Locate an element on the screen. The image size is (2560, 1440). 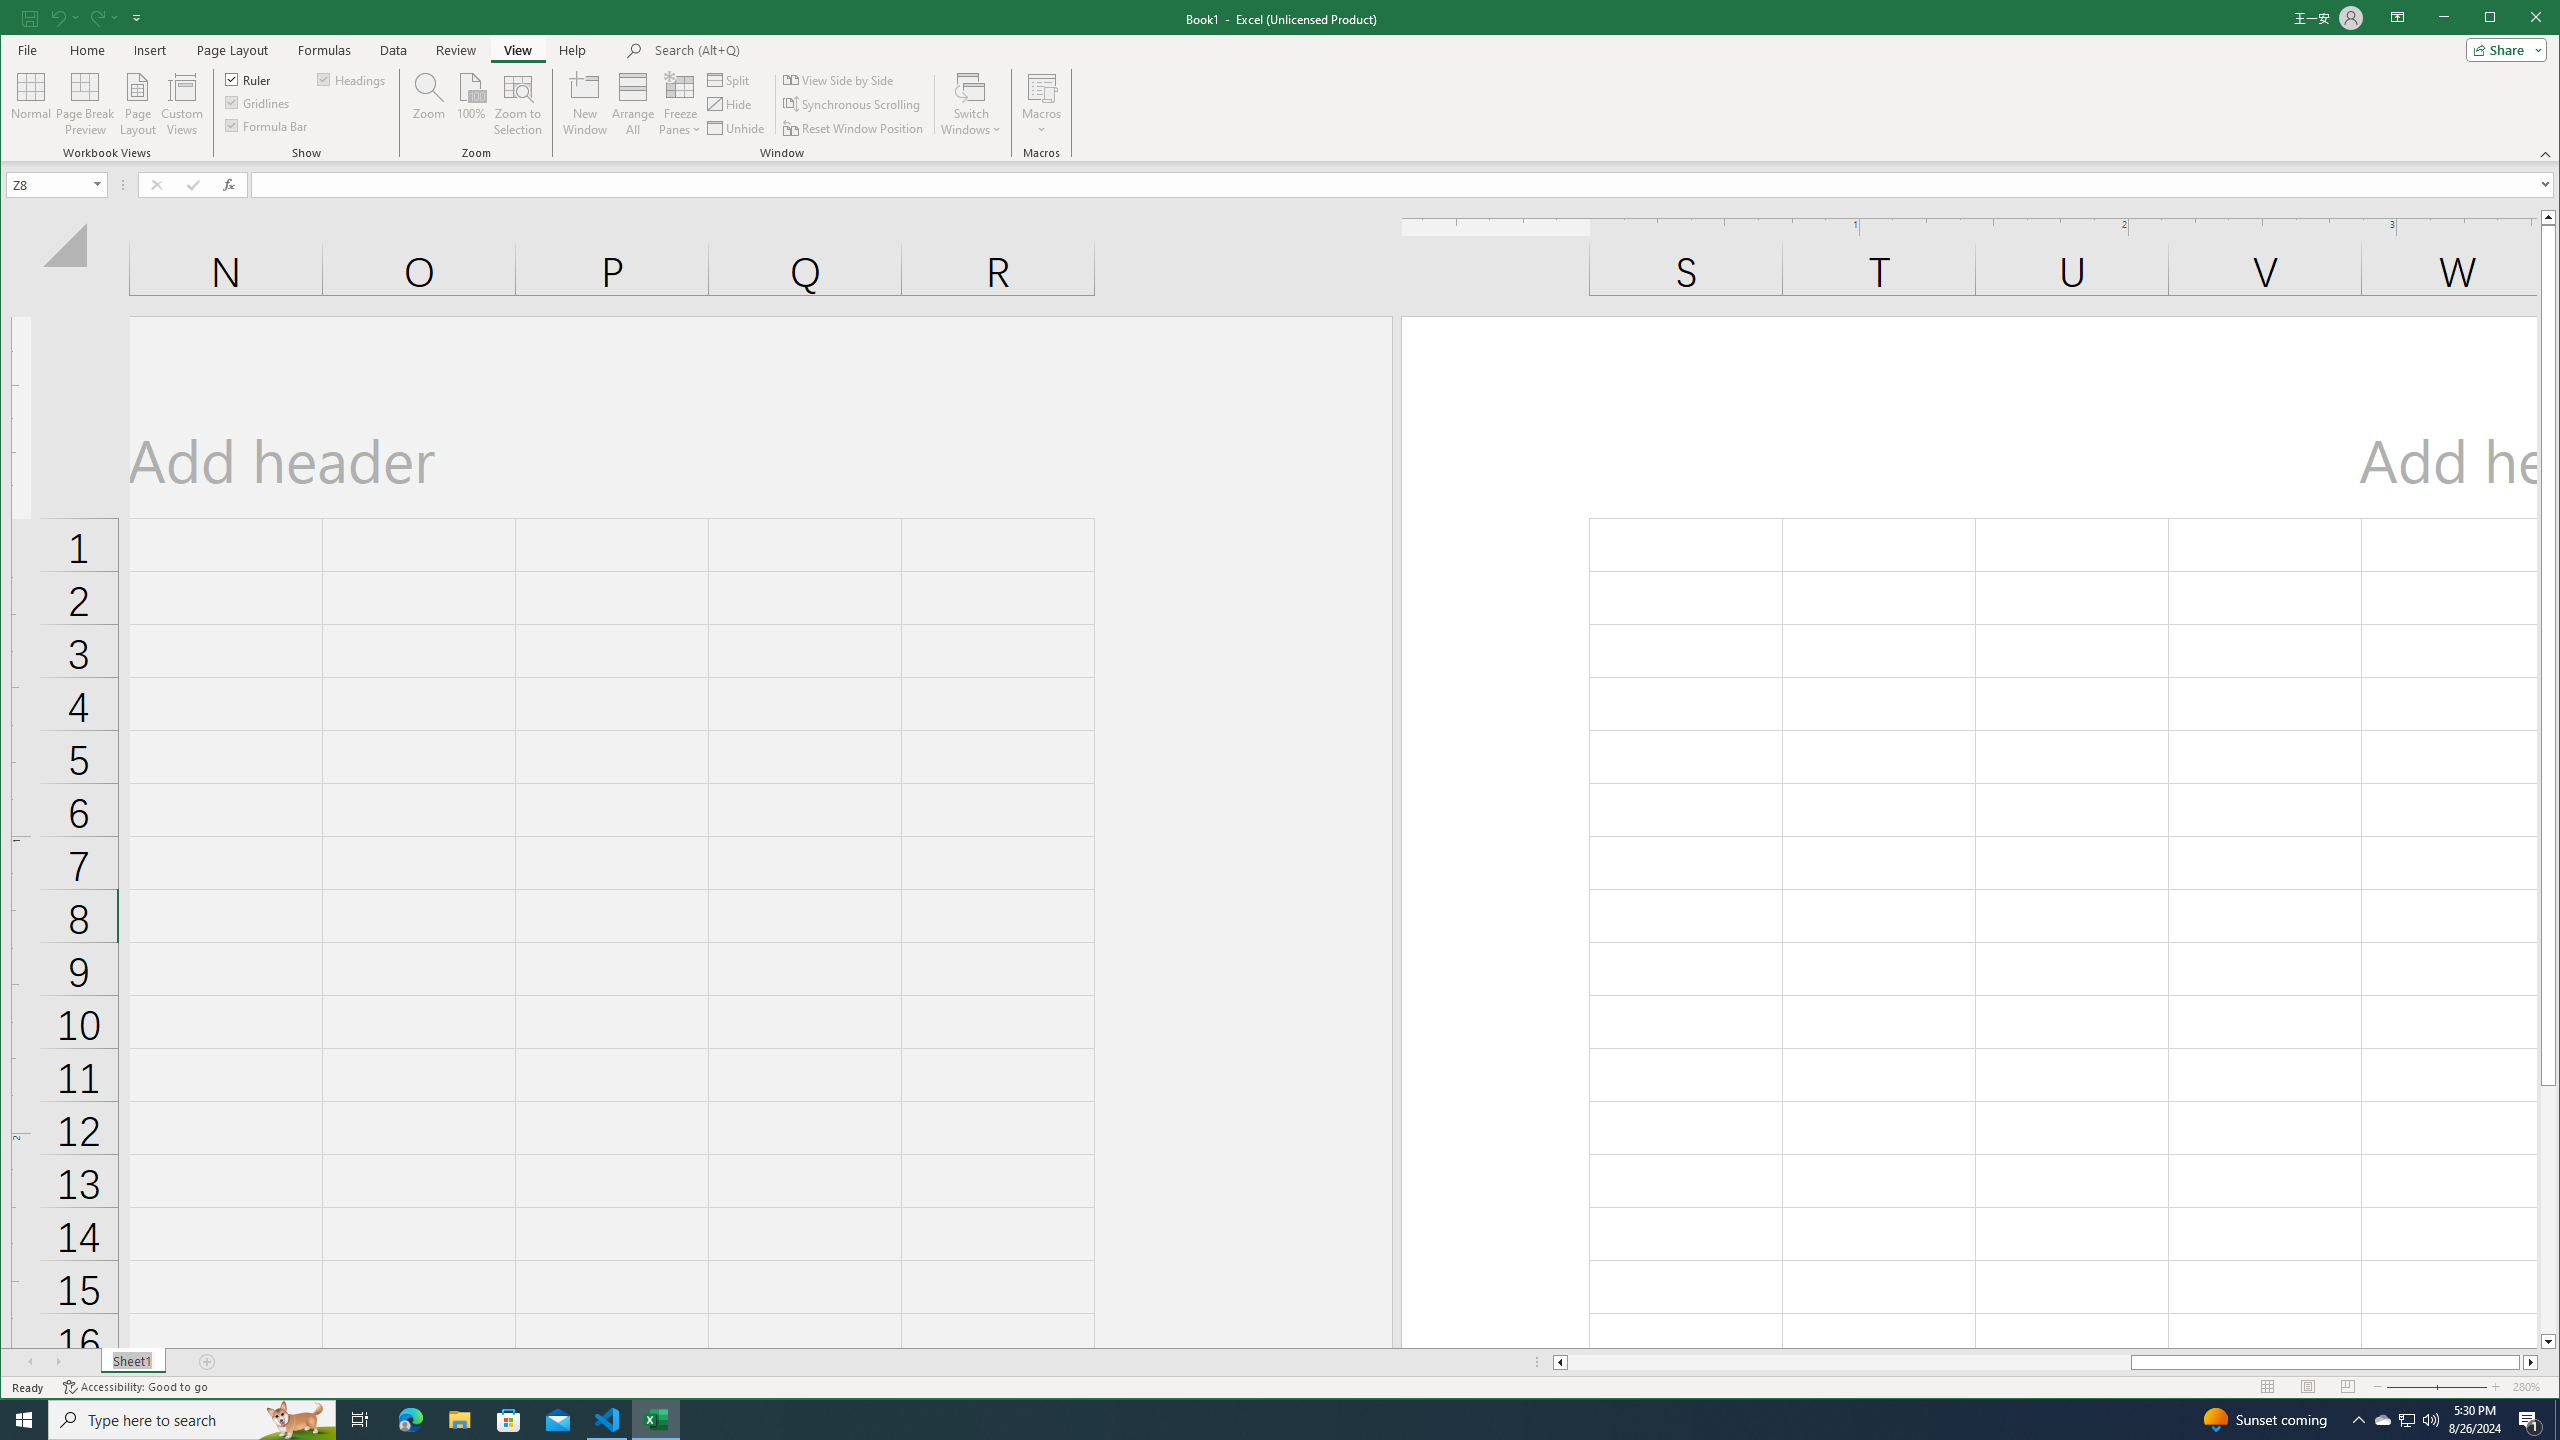
'Add Sheet' is located at coordinates (207, 1362).